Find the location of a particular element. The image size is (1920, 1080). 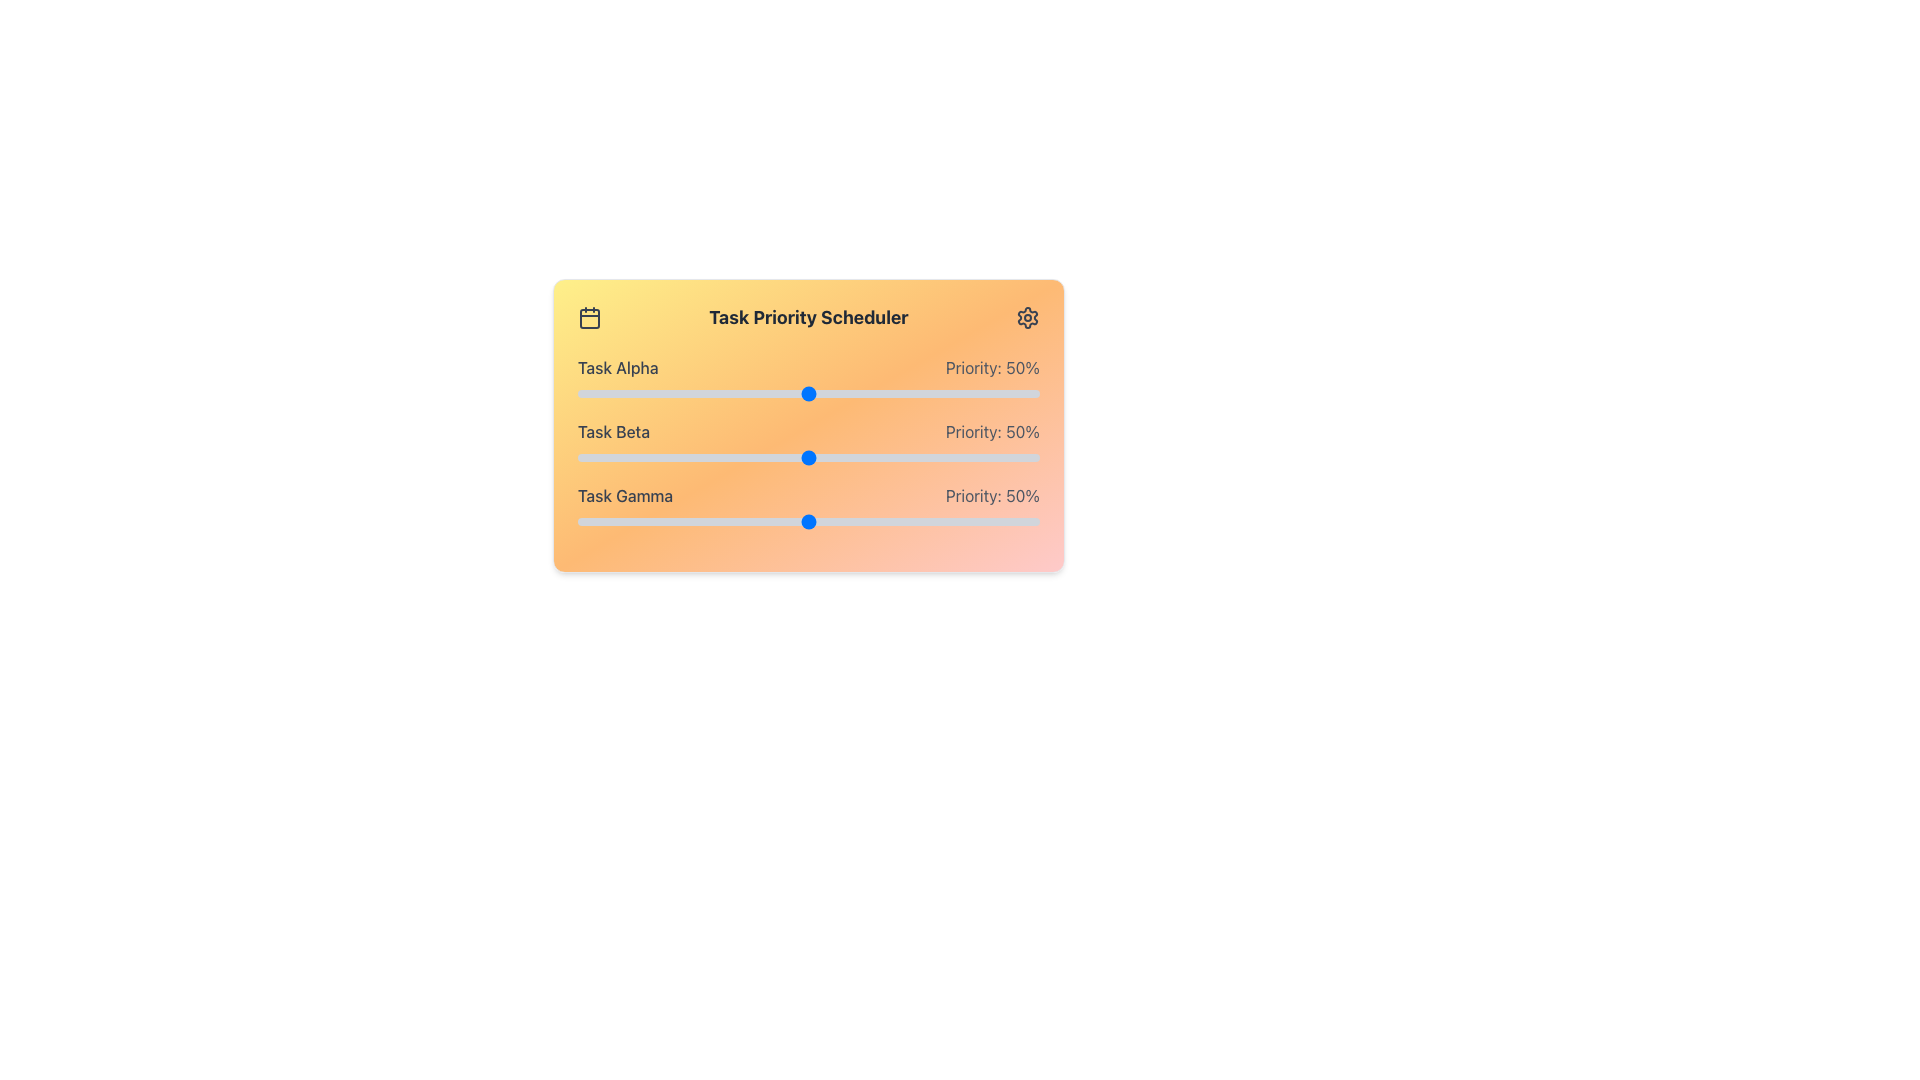

task priority is located at coordinates (581, 393).